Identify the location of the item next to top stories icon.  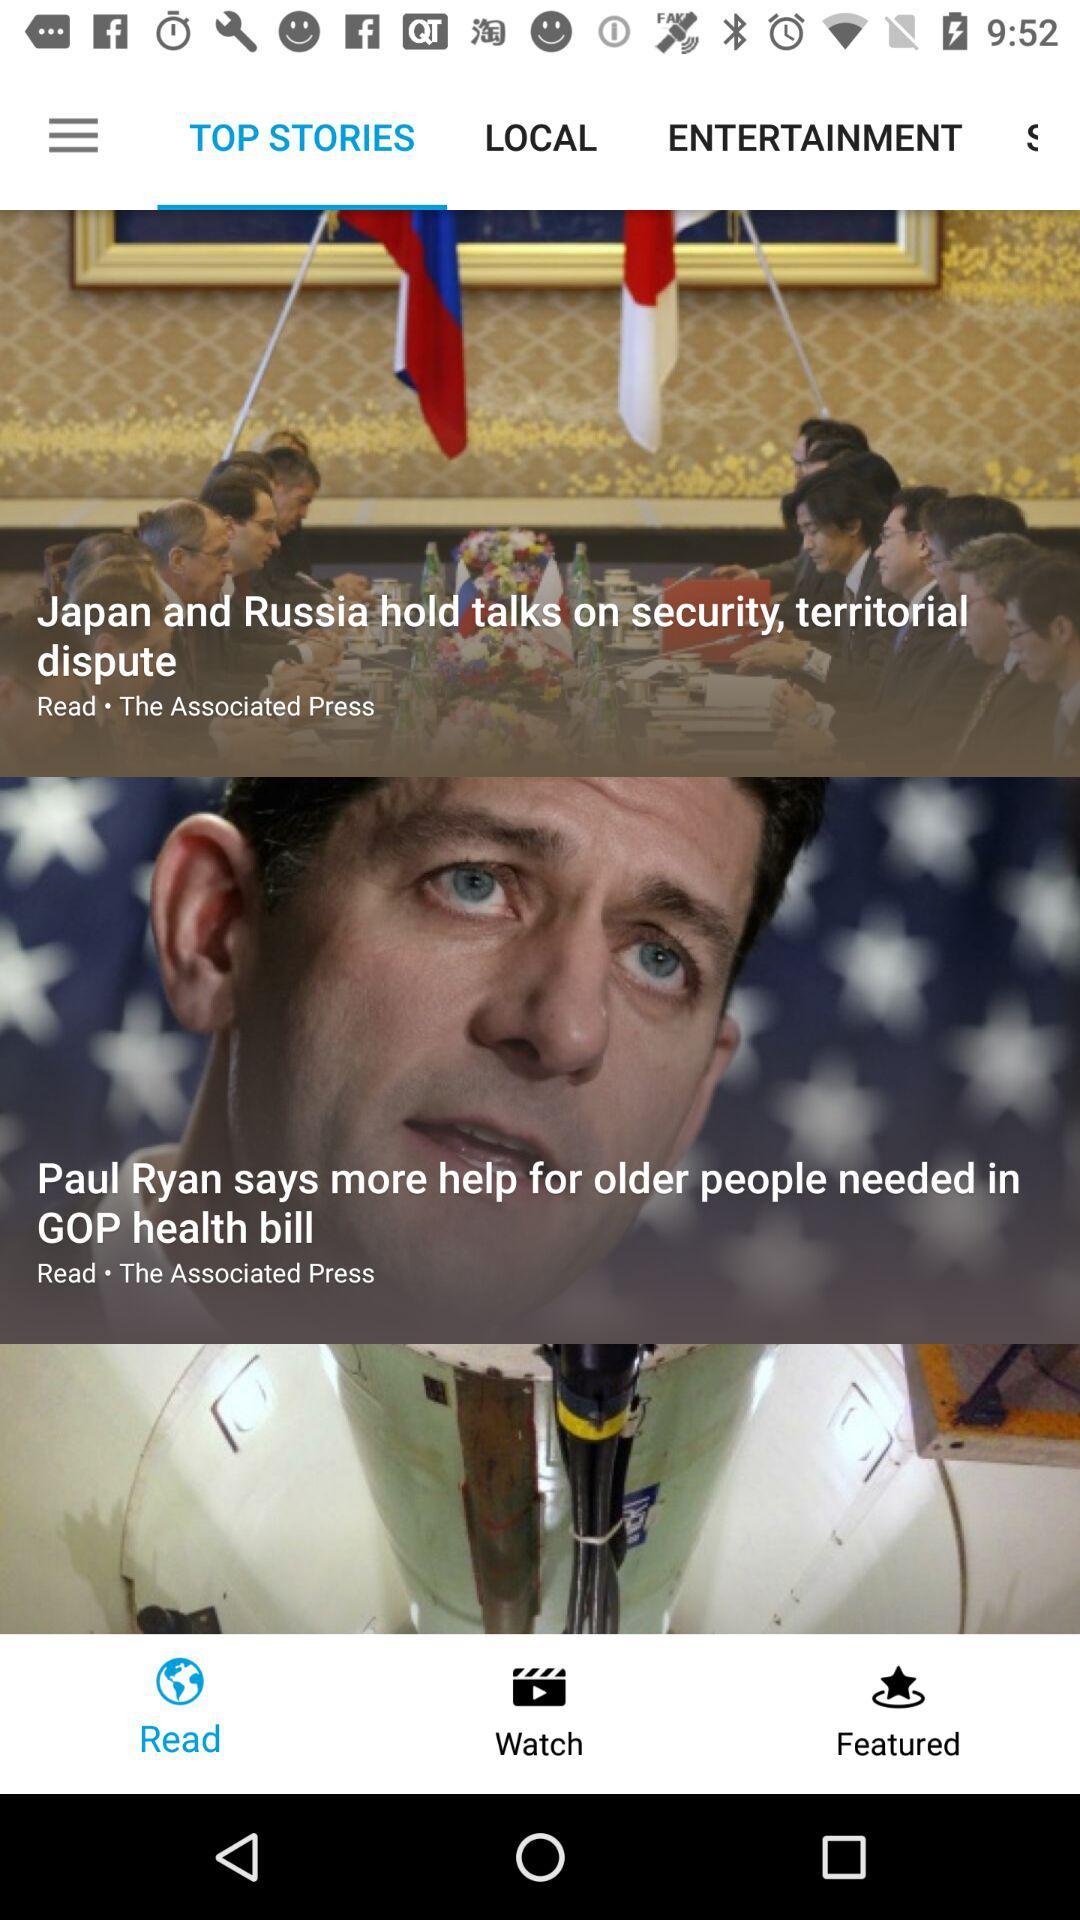
(72, 135).